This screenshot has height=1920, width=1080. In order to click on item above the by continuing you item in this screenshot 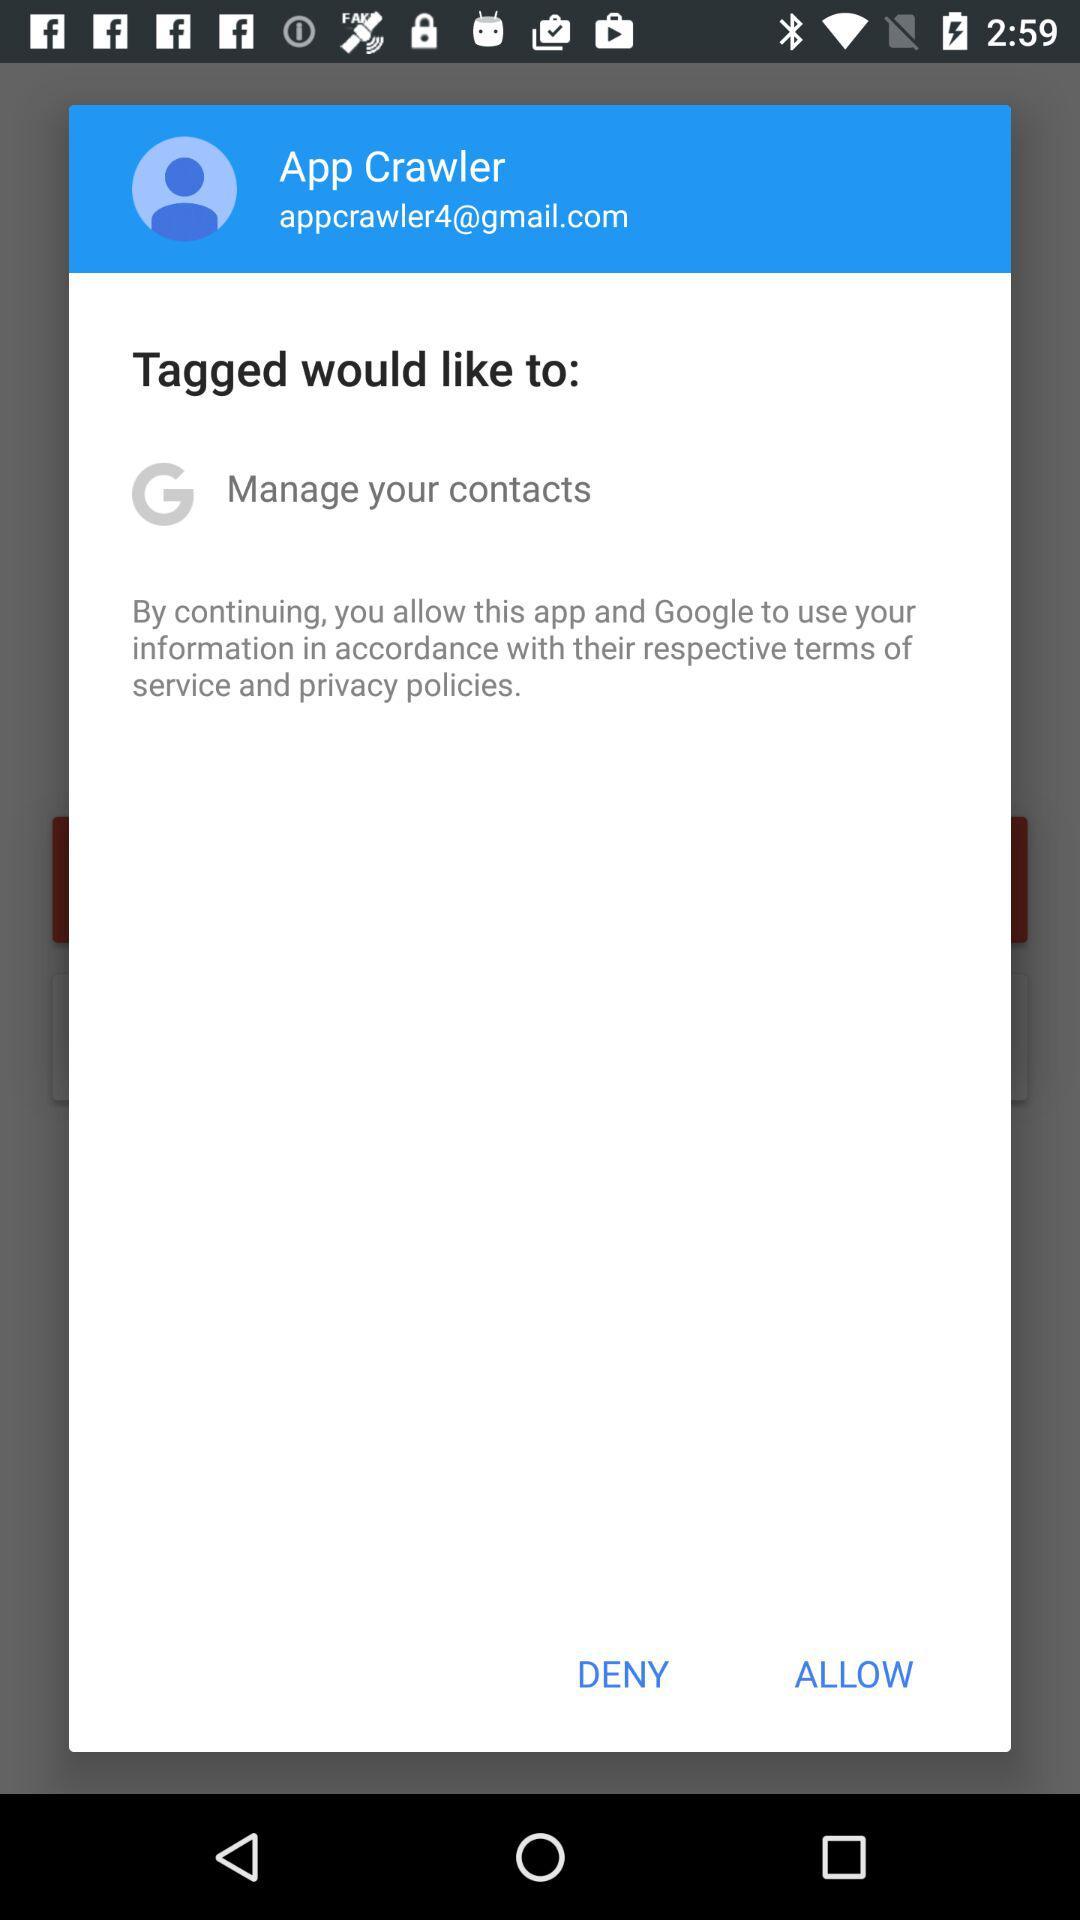, I will do `click(408, 487)`.